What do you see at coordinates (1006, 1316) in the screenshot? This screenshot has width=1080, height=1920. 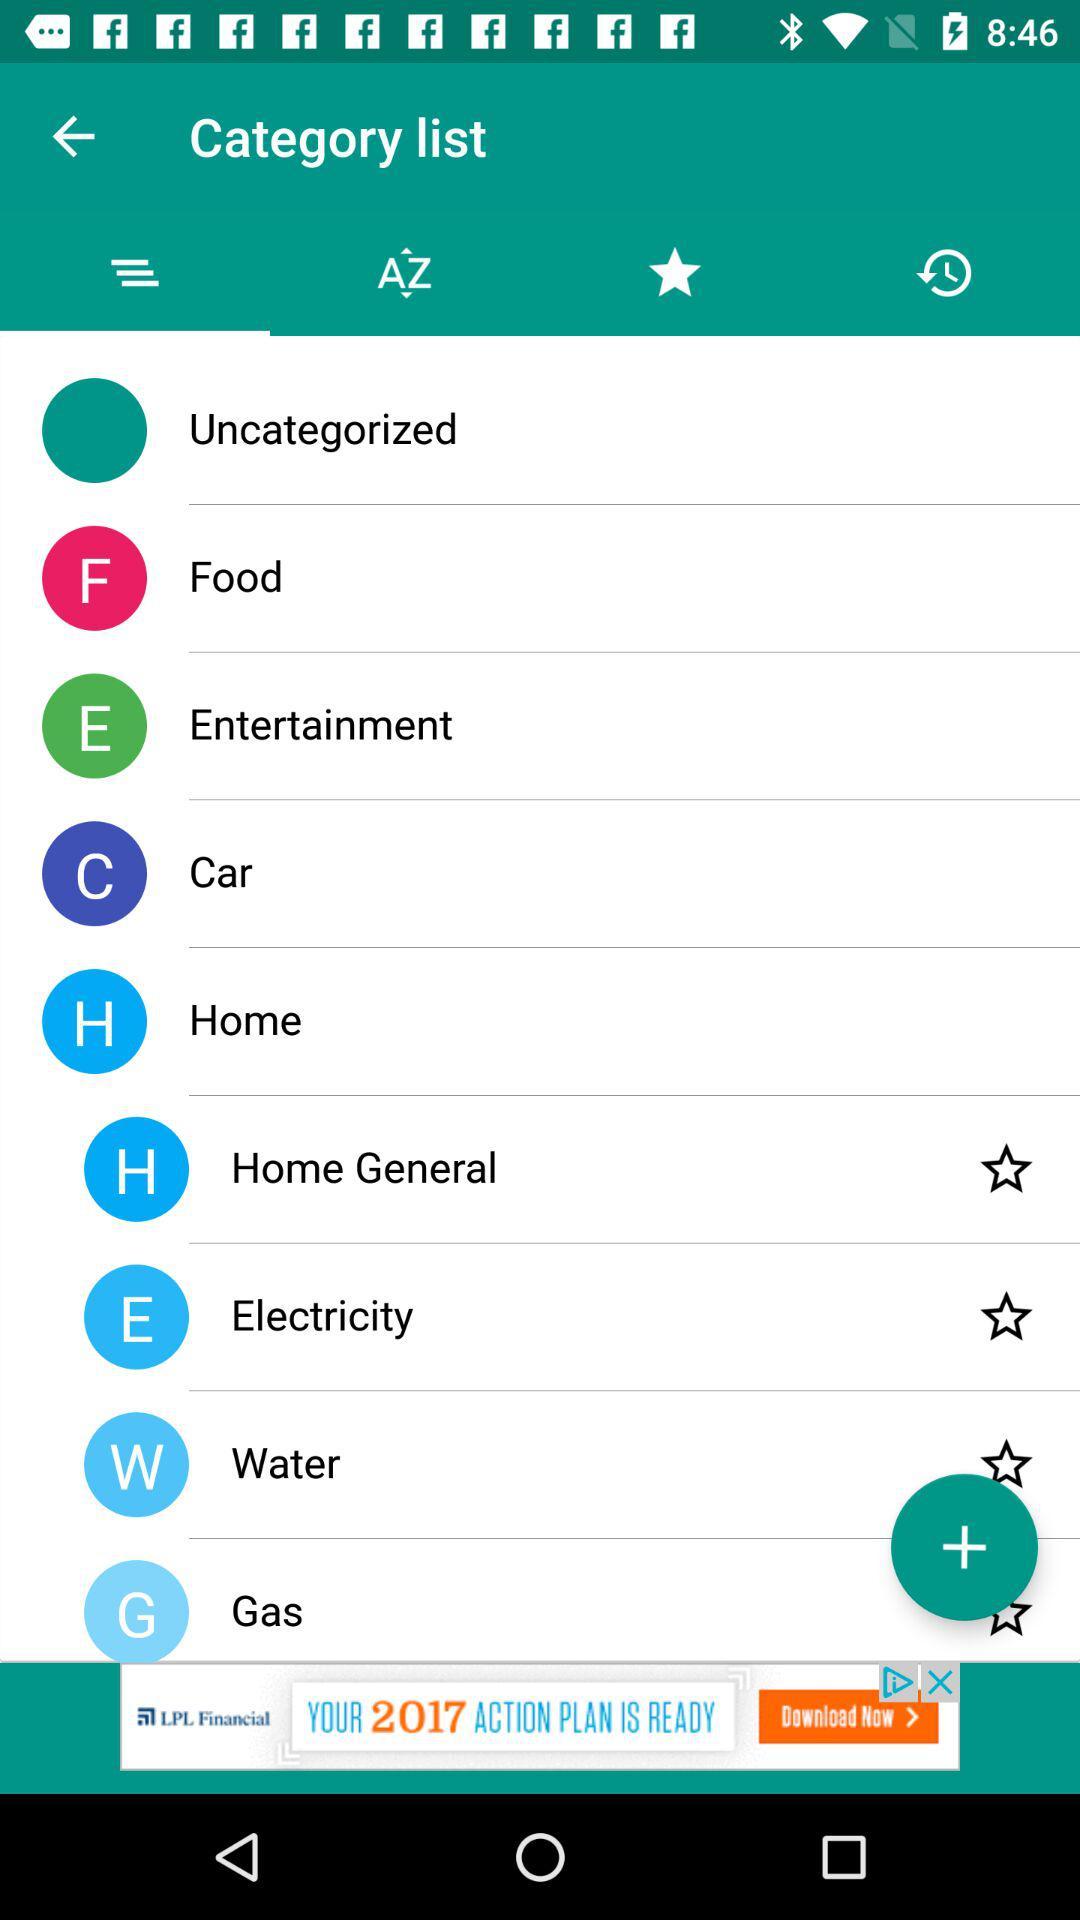 I see `as favorite` at bounding box center [1006, 1316].